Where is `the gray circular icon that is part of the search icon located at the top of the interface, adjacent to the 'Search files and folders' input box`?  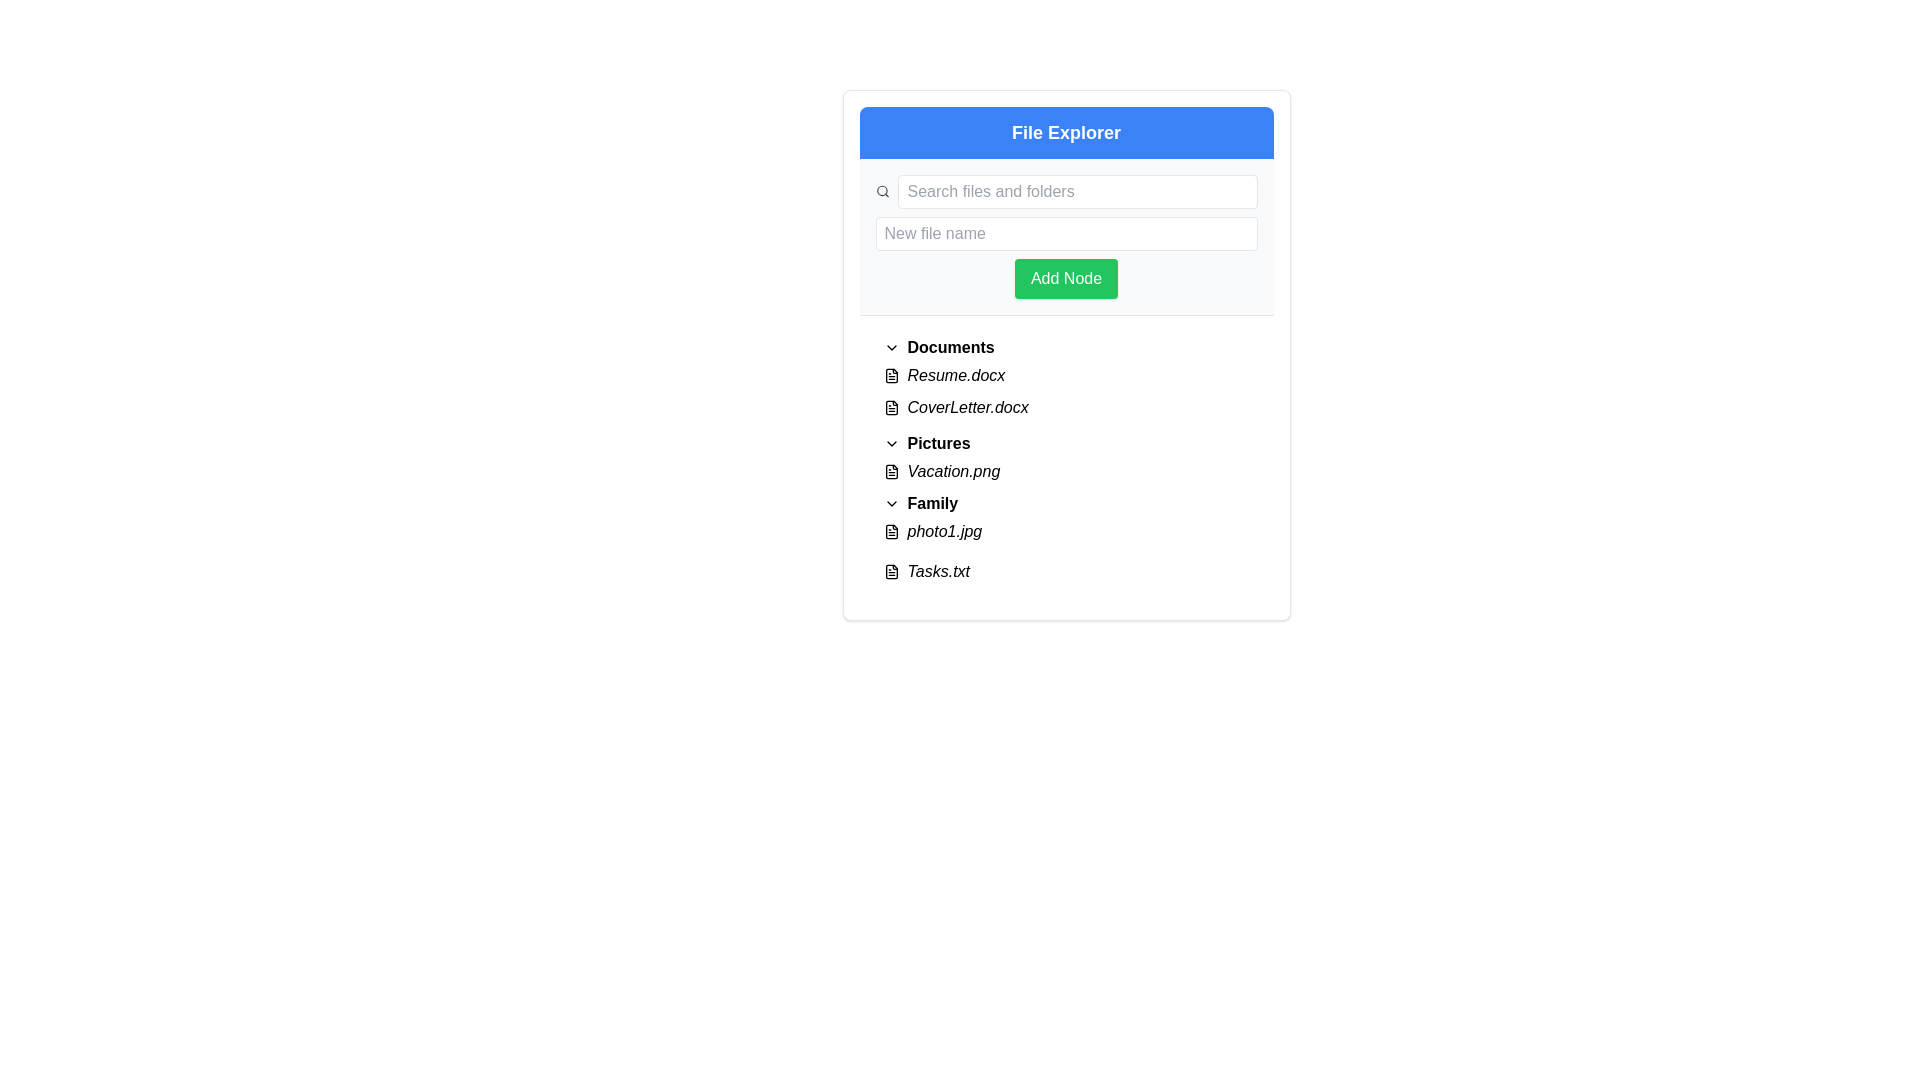 the gray circular icon that is part of the search icon located at the top of the interface, adjacent to the 'Search files and folders' input box is located at coordinates (881, 191).